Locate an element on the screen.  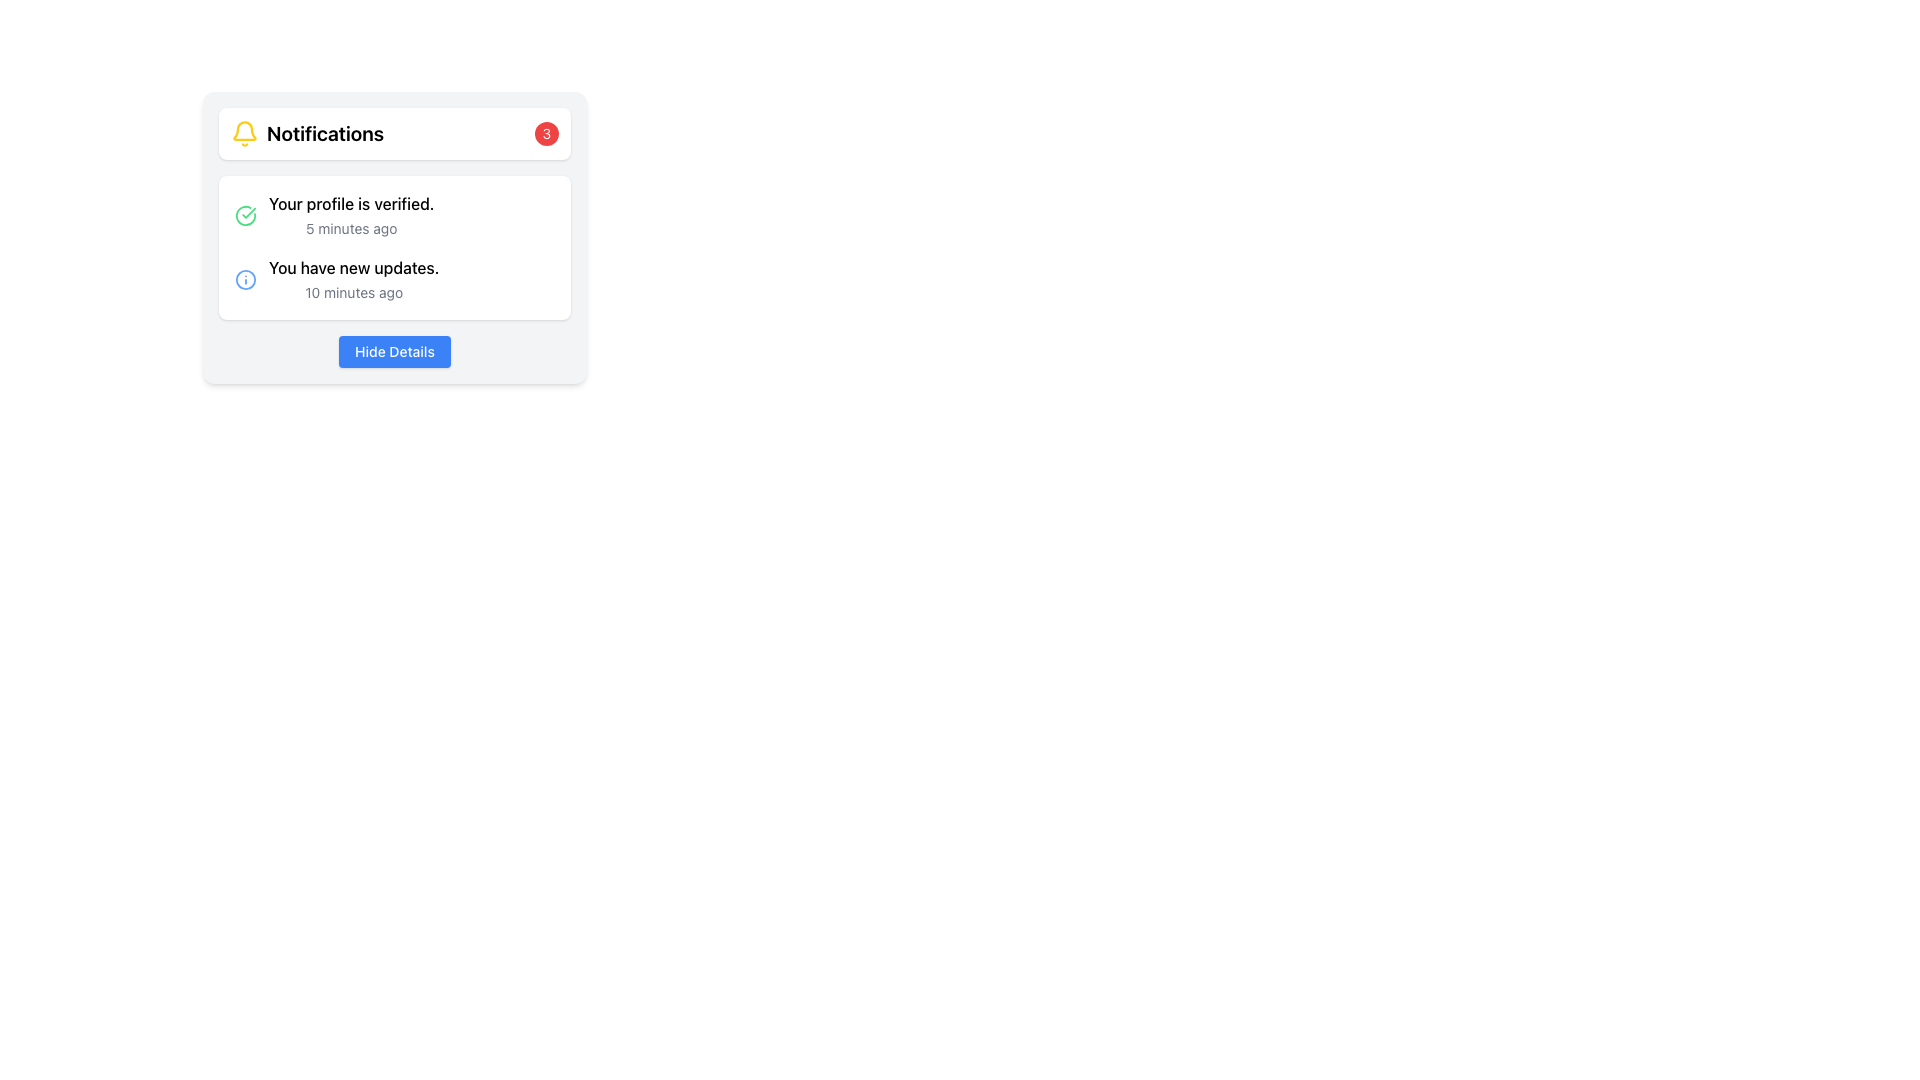
the bell icon representing notifications, located to the left of the title text 'Notifications' is located at coordinates (243, 134).